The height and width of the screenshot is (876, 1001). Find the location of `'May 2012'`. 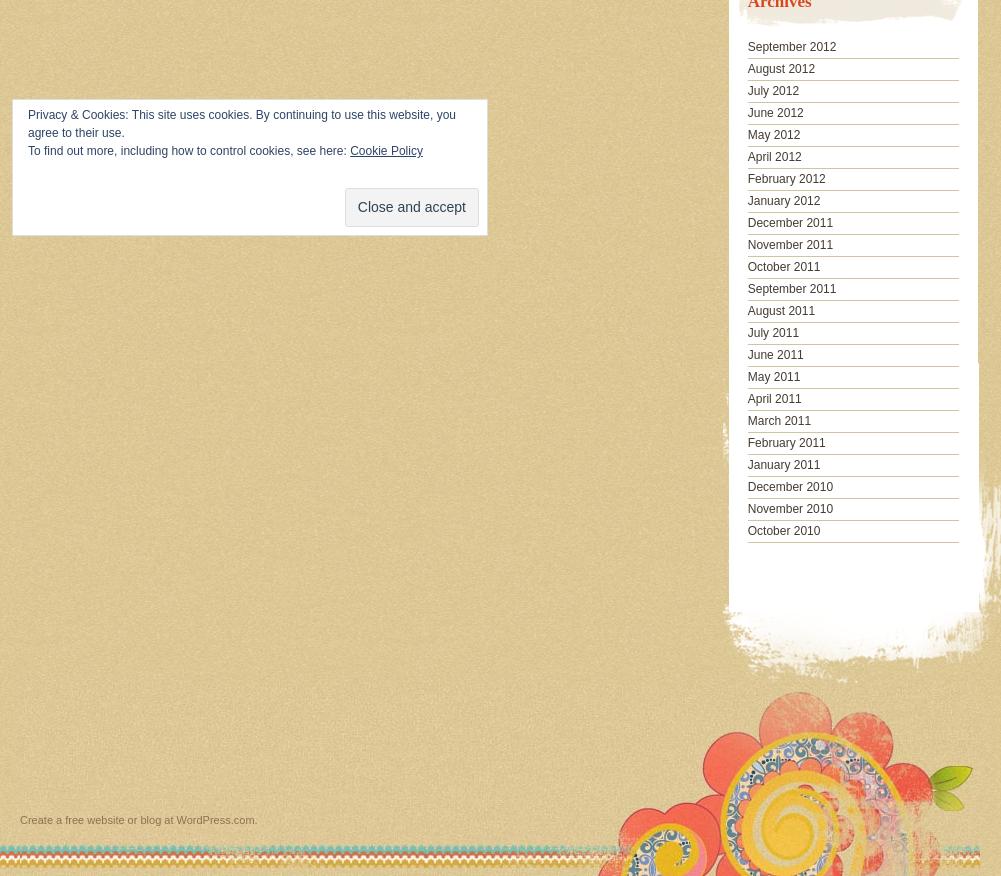

'May 2012' is located at coordinates (773, 133).